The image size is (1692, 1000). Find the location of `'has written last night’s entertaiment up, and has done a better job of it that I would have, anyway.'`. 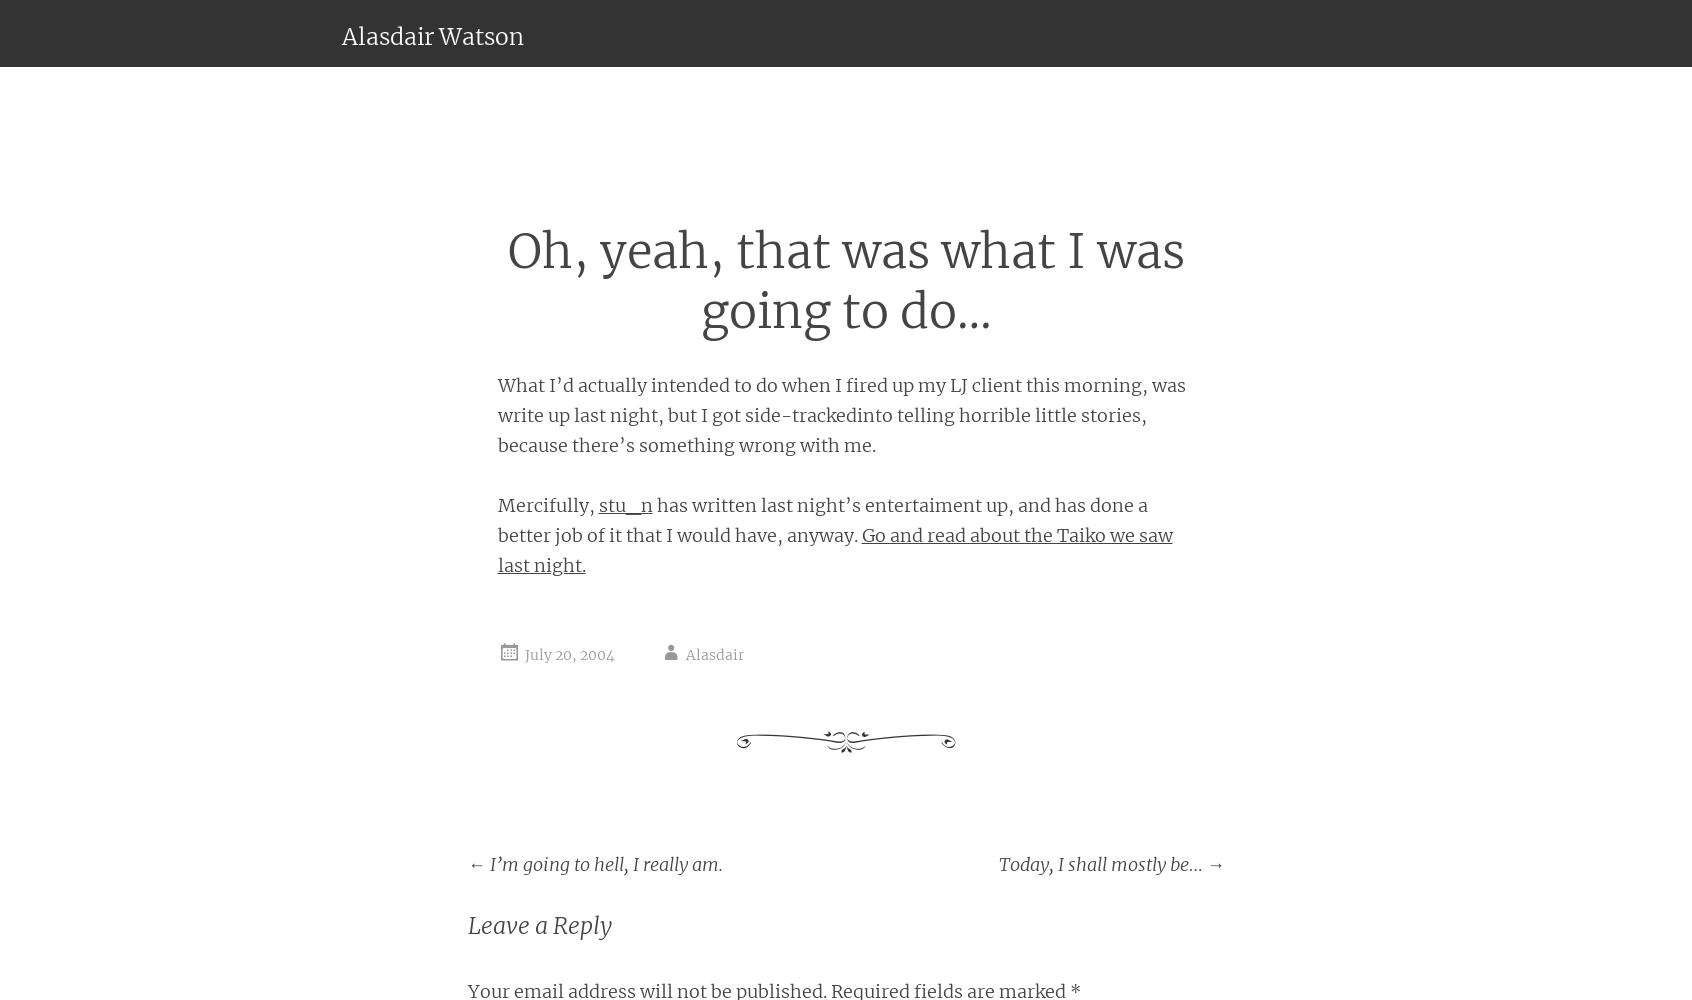

'has written last night’s entertaiment up, and has done a better job of it that I would have, anyway.' is located at coordinates (821, 519).